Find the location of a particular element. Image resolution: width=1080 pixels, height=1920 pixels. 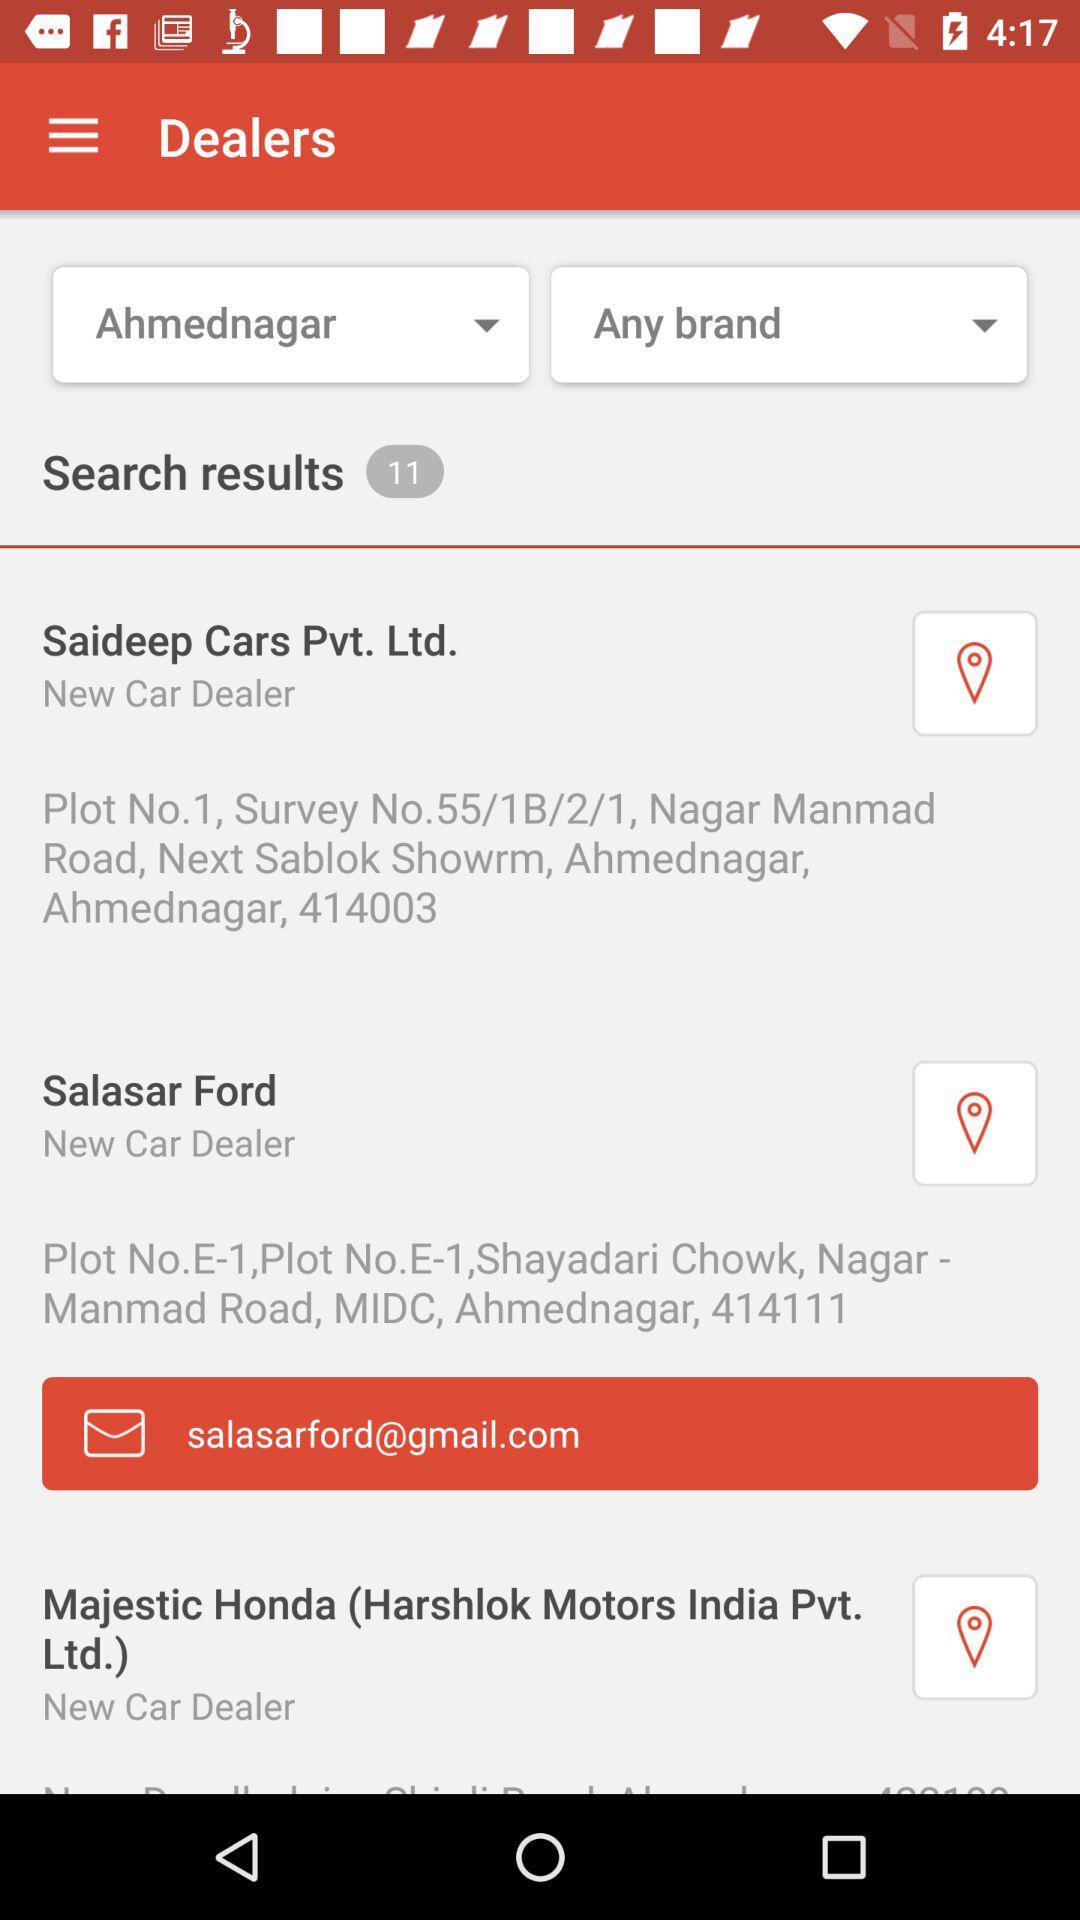

click for location is located at coordinates (974, 1637).